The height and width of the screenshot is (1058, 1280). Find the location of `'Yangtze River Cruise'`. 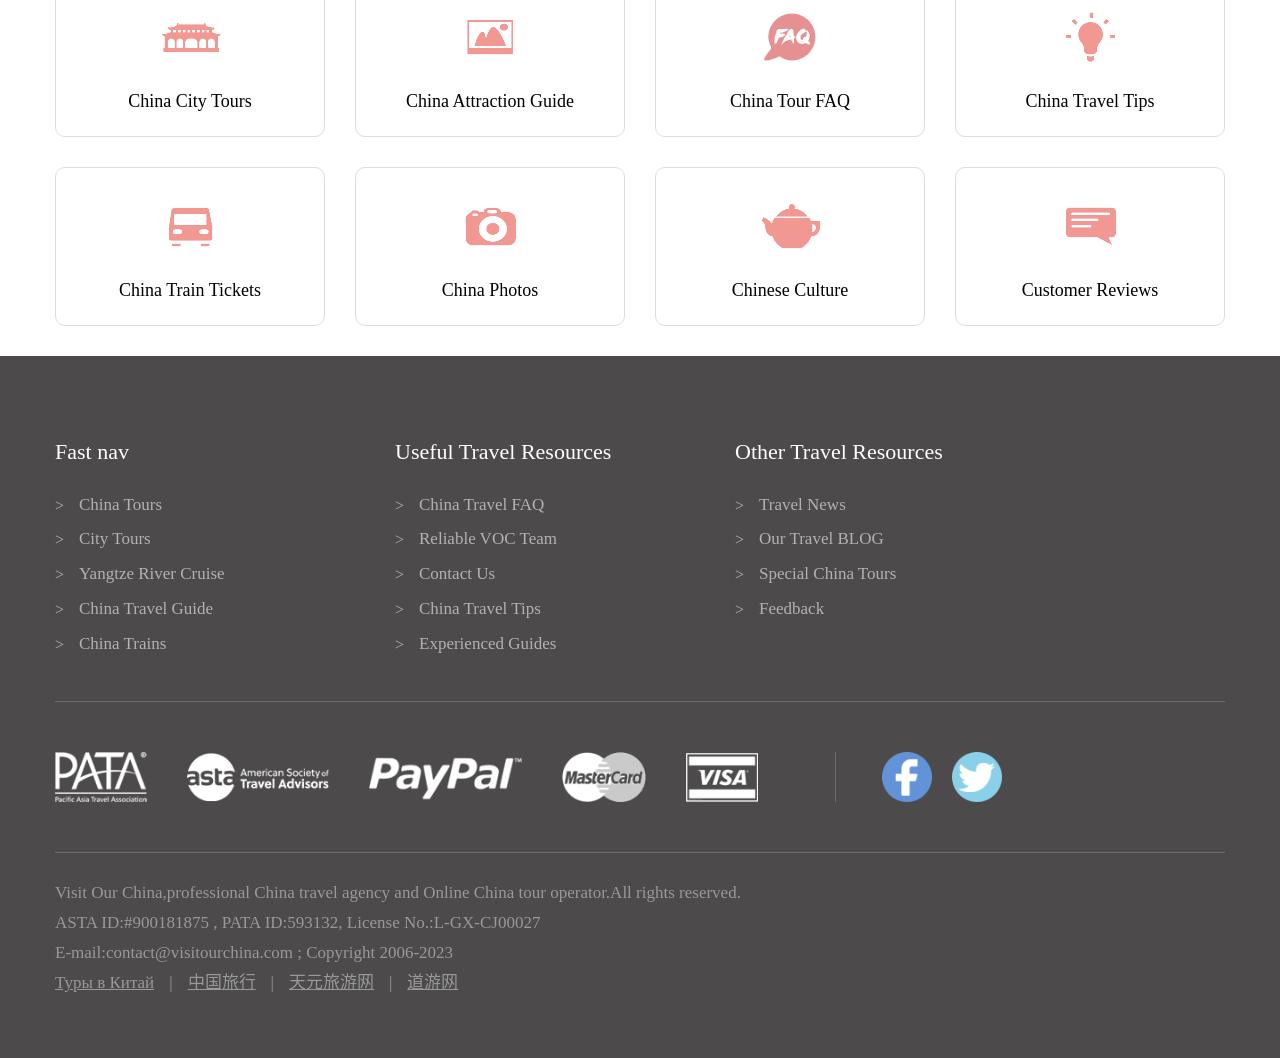

'Yangtze River Cruise' is located at coordinates (150, 573).